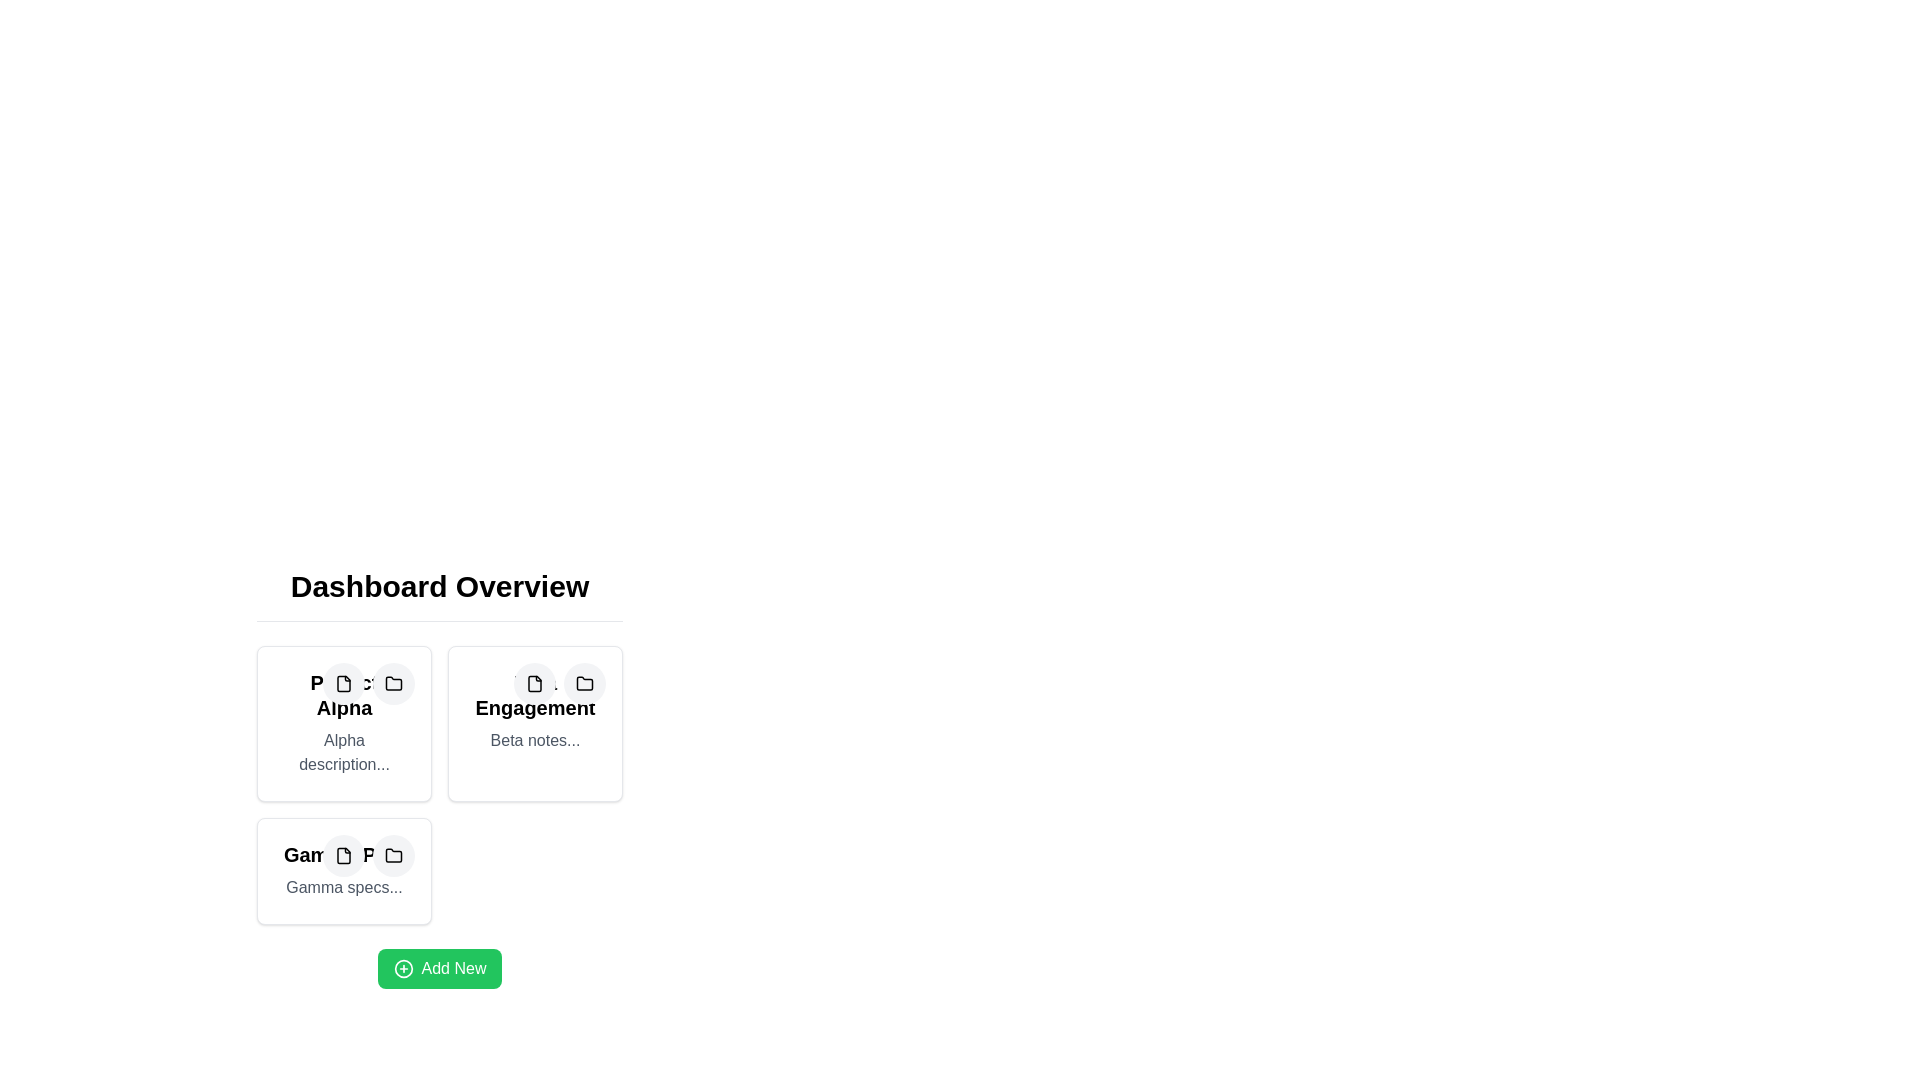  What do you see at coordinates (344, 682) in the screenshot?
I see `the document icon shape located in the card labeled 'Alpha' in the first row and first column under the 'Dashboard Overview' section` at bounding box center [344, 682].